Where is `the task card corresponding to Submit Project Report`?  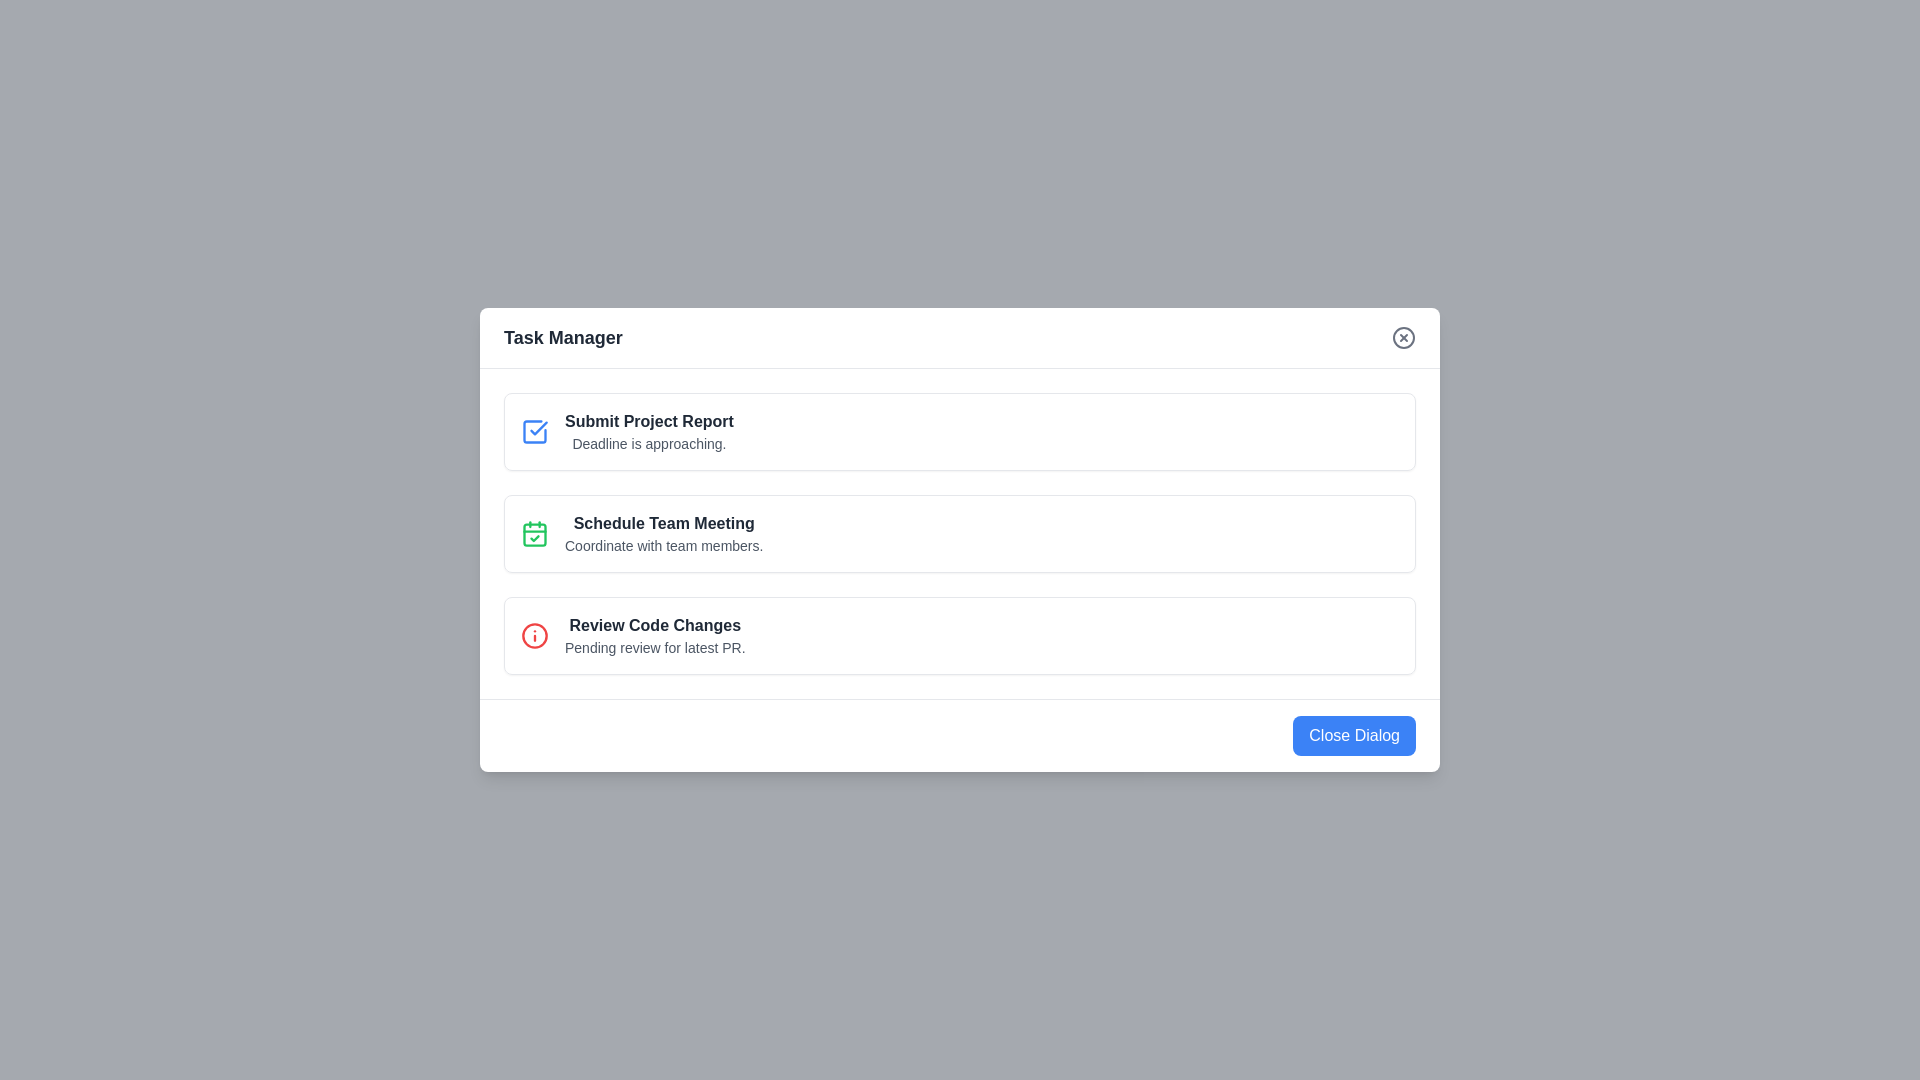 the task card corresponding to Submit Project Report is located at coordinates (960, 431).